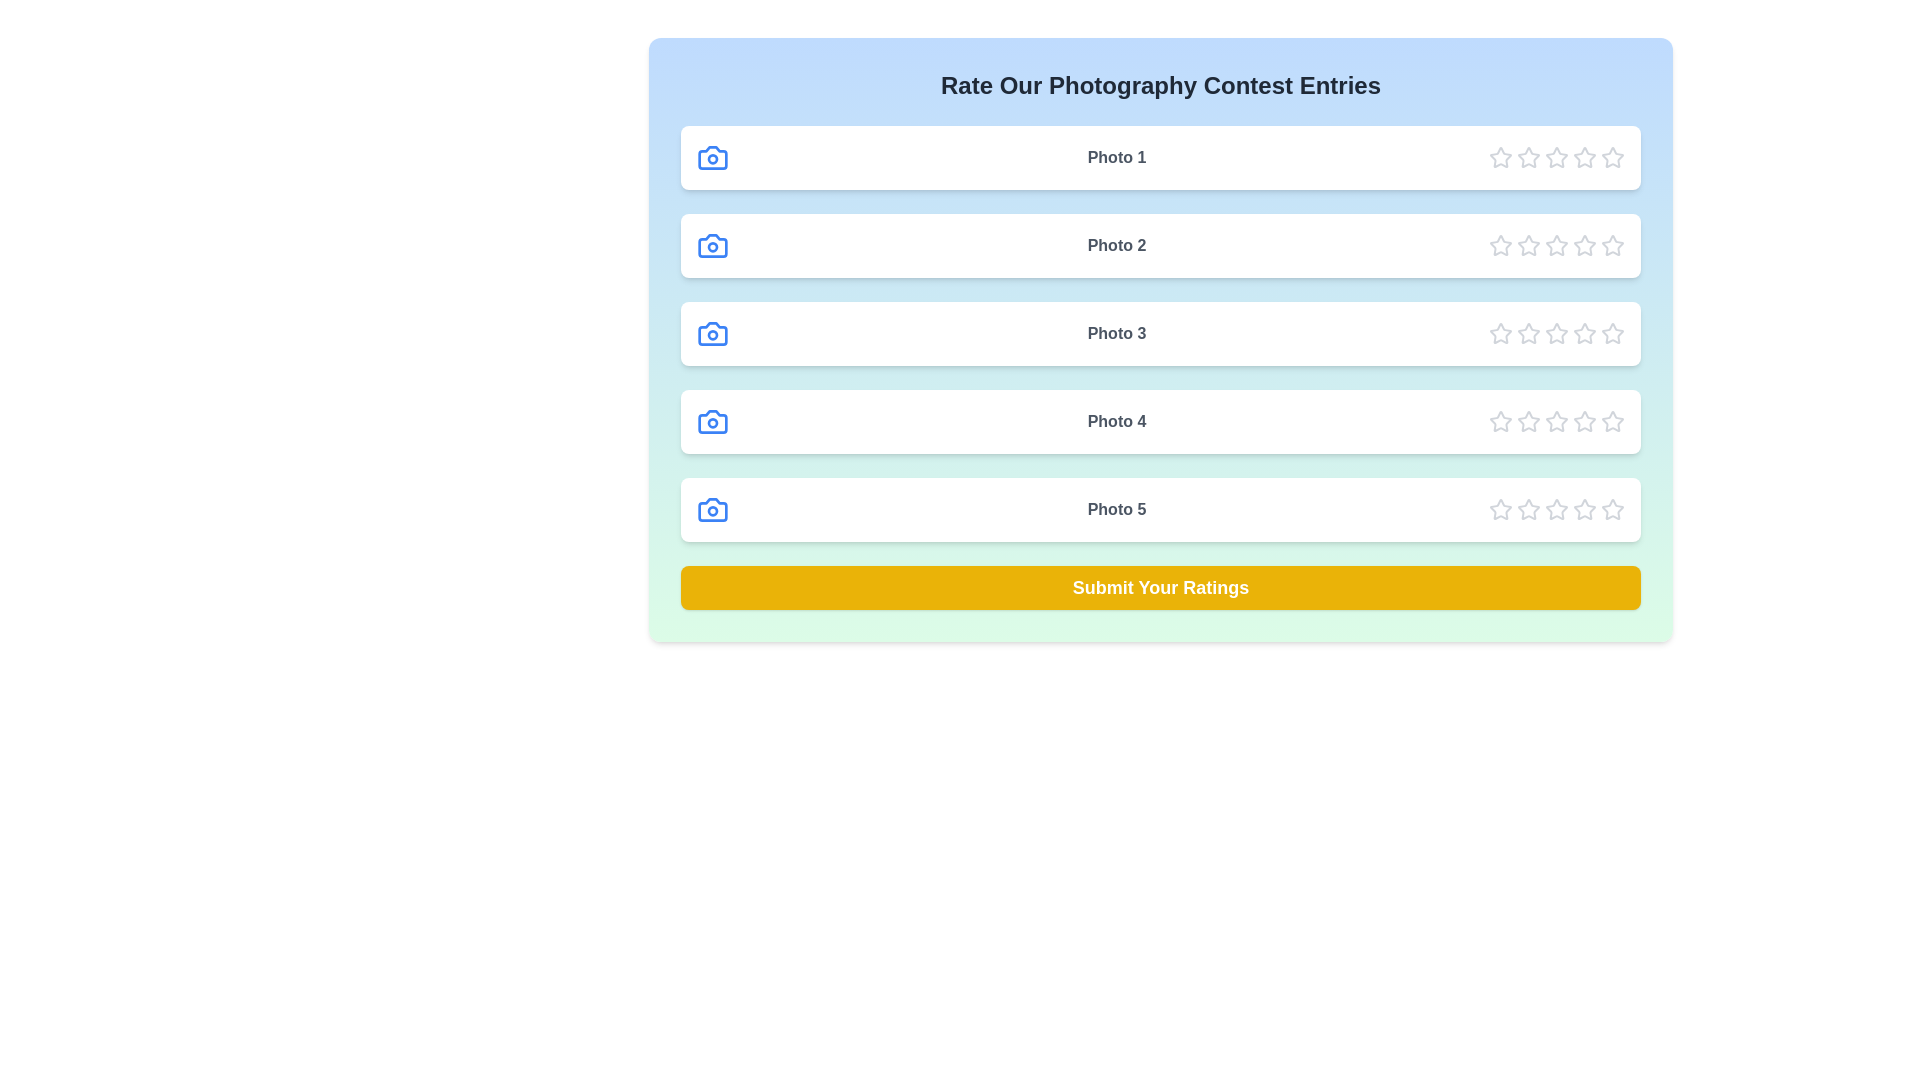 The image size is (1920, 1080). What do you see at coordinates (1116, 245) in the screenshot?
I see `the photo title Photo 2 to select or highlight it` at bounding box center [1116, 245].